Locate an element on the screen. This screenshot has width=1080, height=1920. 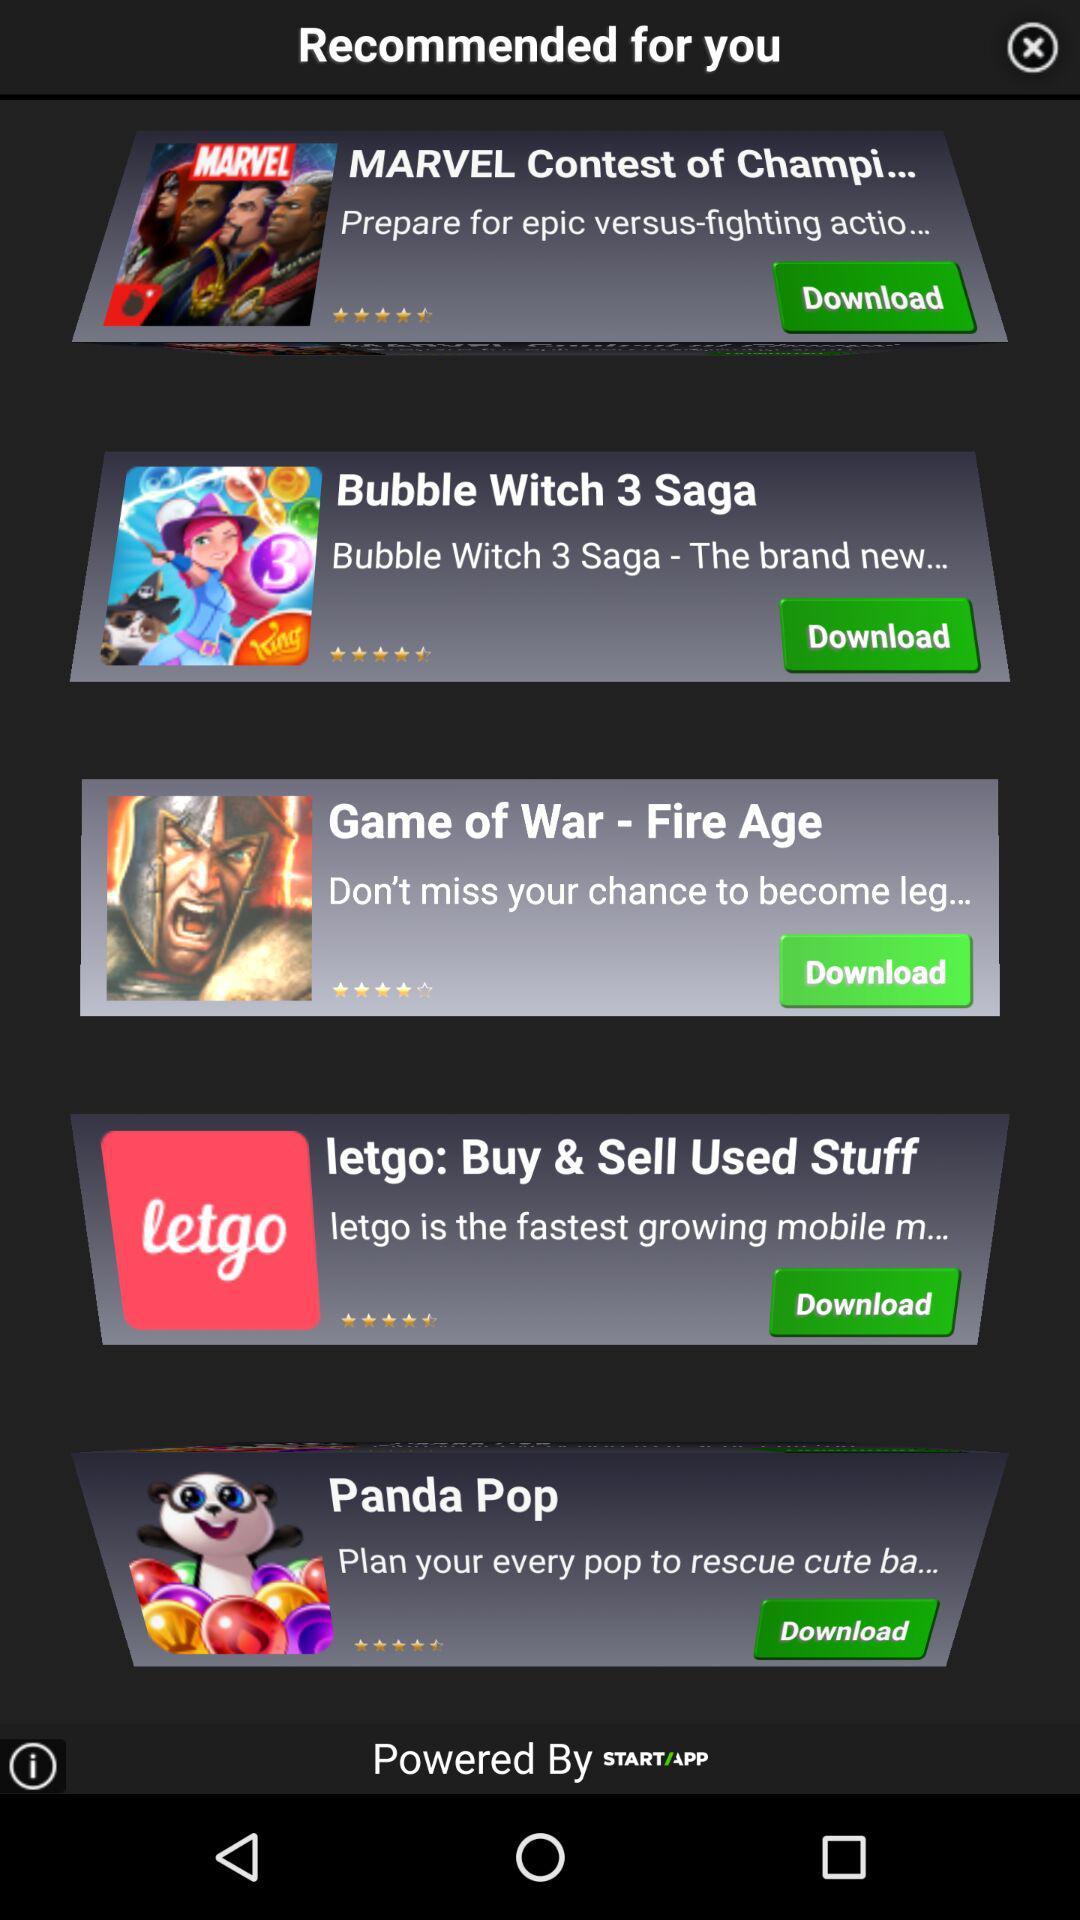
the close icon is located at coordinates (1032, 50).